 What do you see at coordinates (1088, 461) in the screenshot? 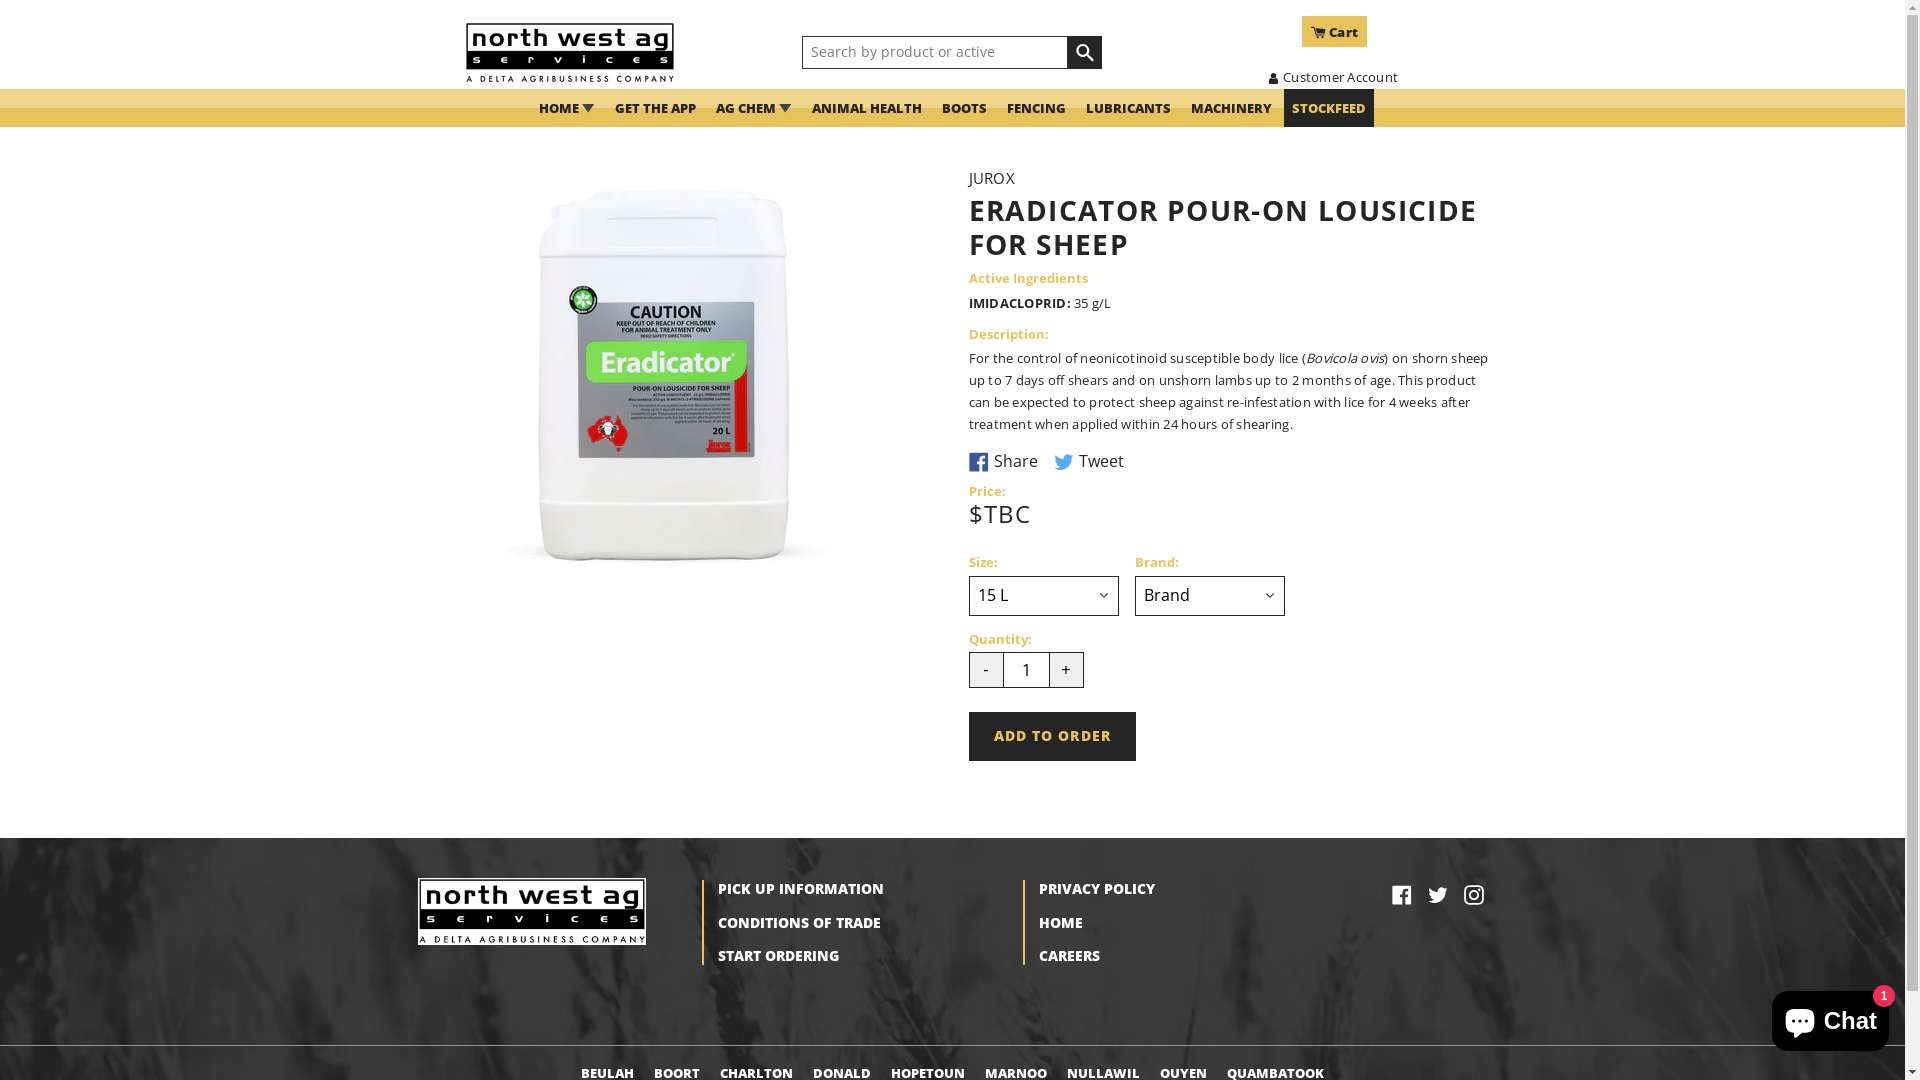
I see `'Tweet` at bounding box center [1088, 461].